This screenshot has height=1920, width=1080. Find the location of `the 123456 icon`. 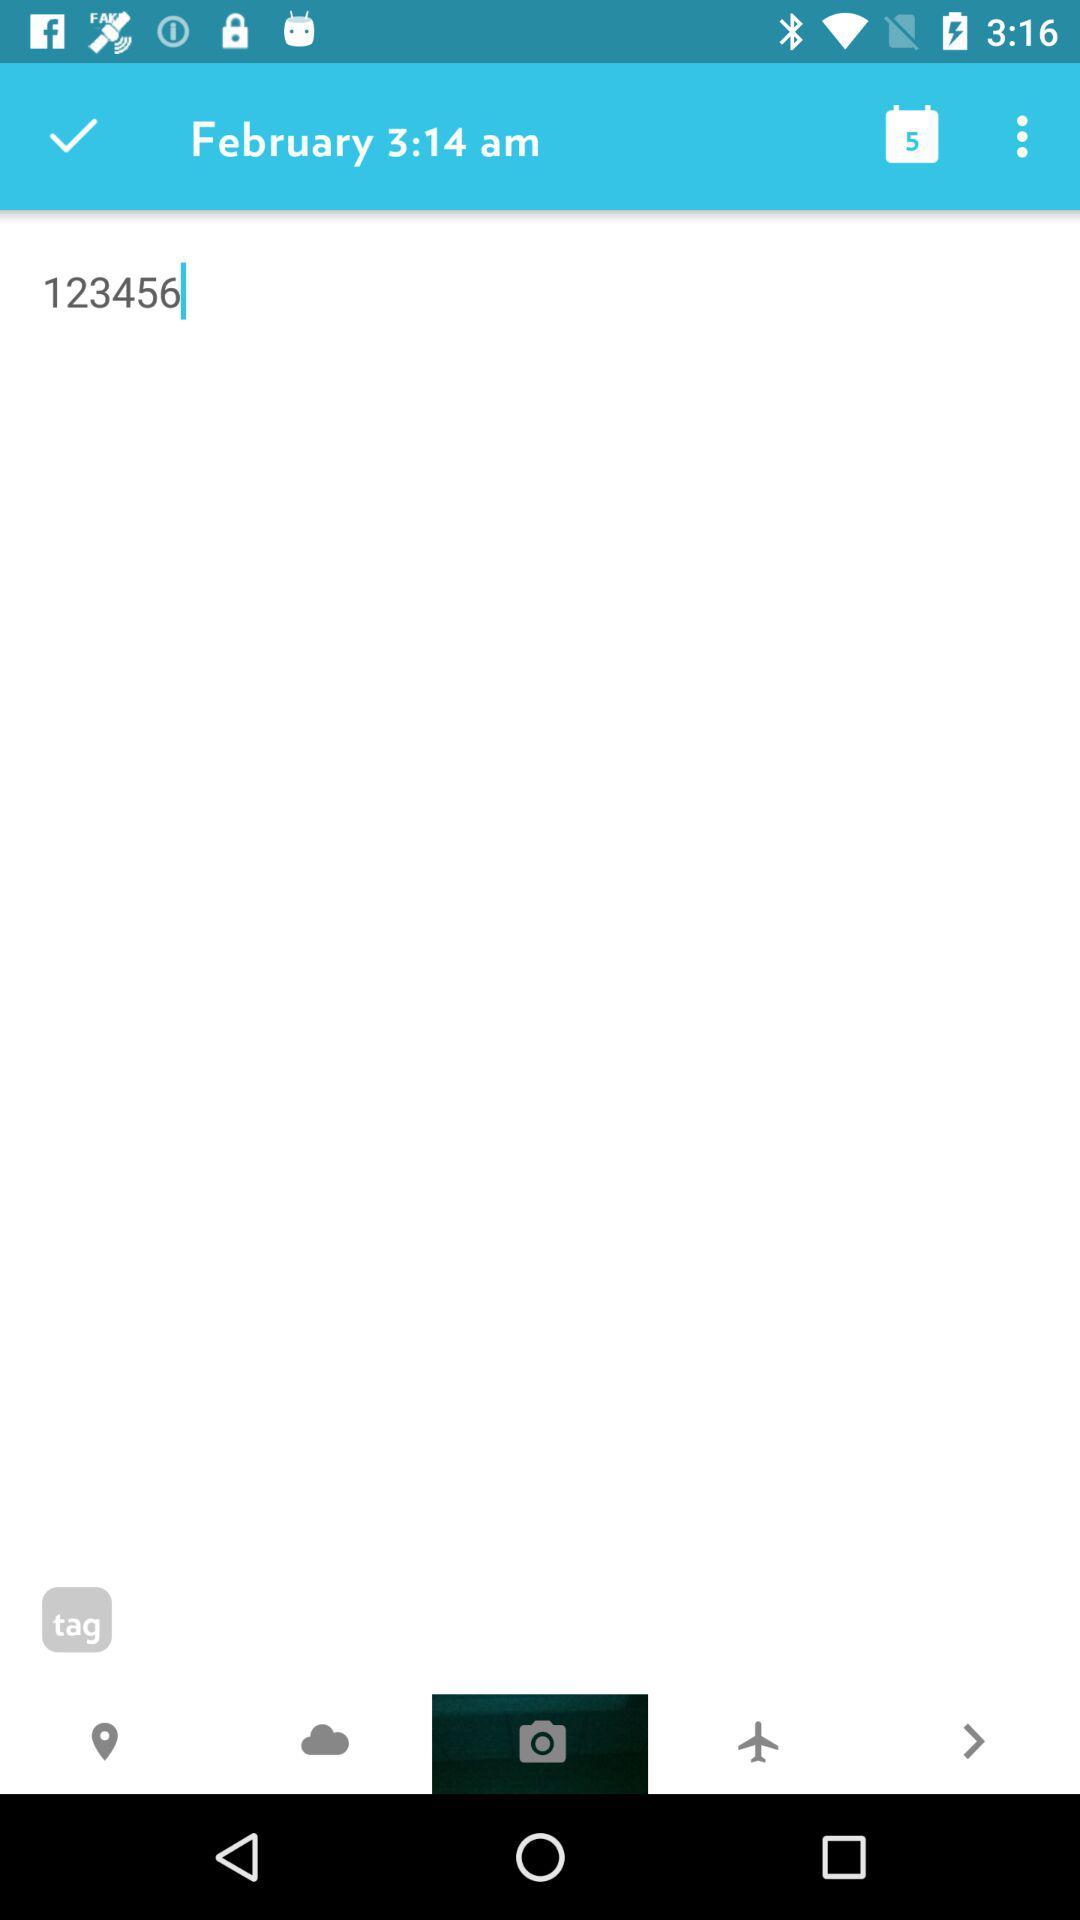

the 123456 icon is located at coordinates (540, 395).